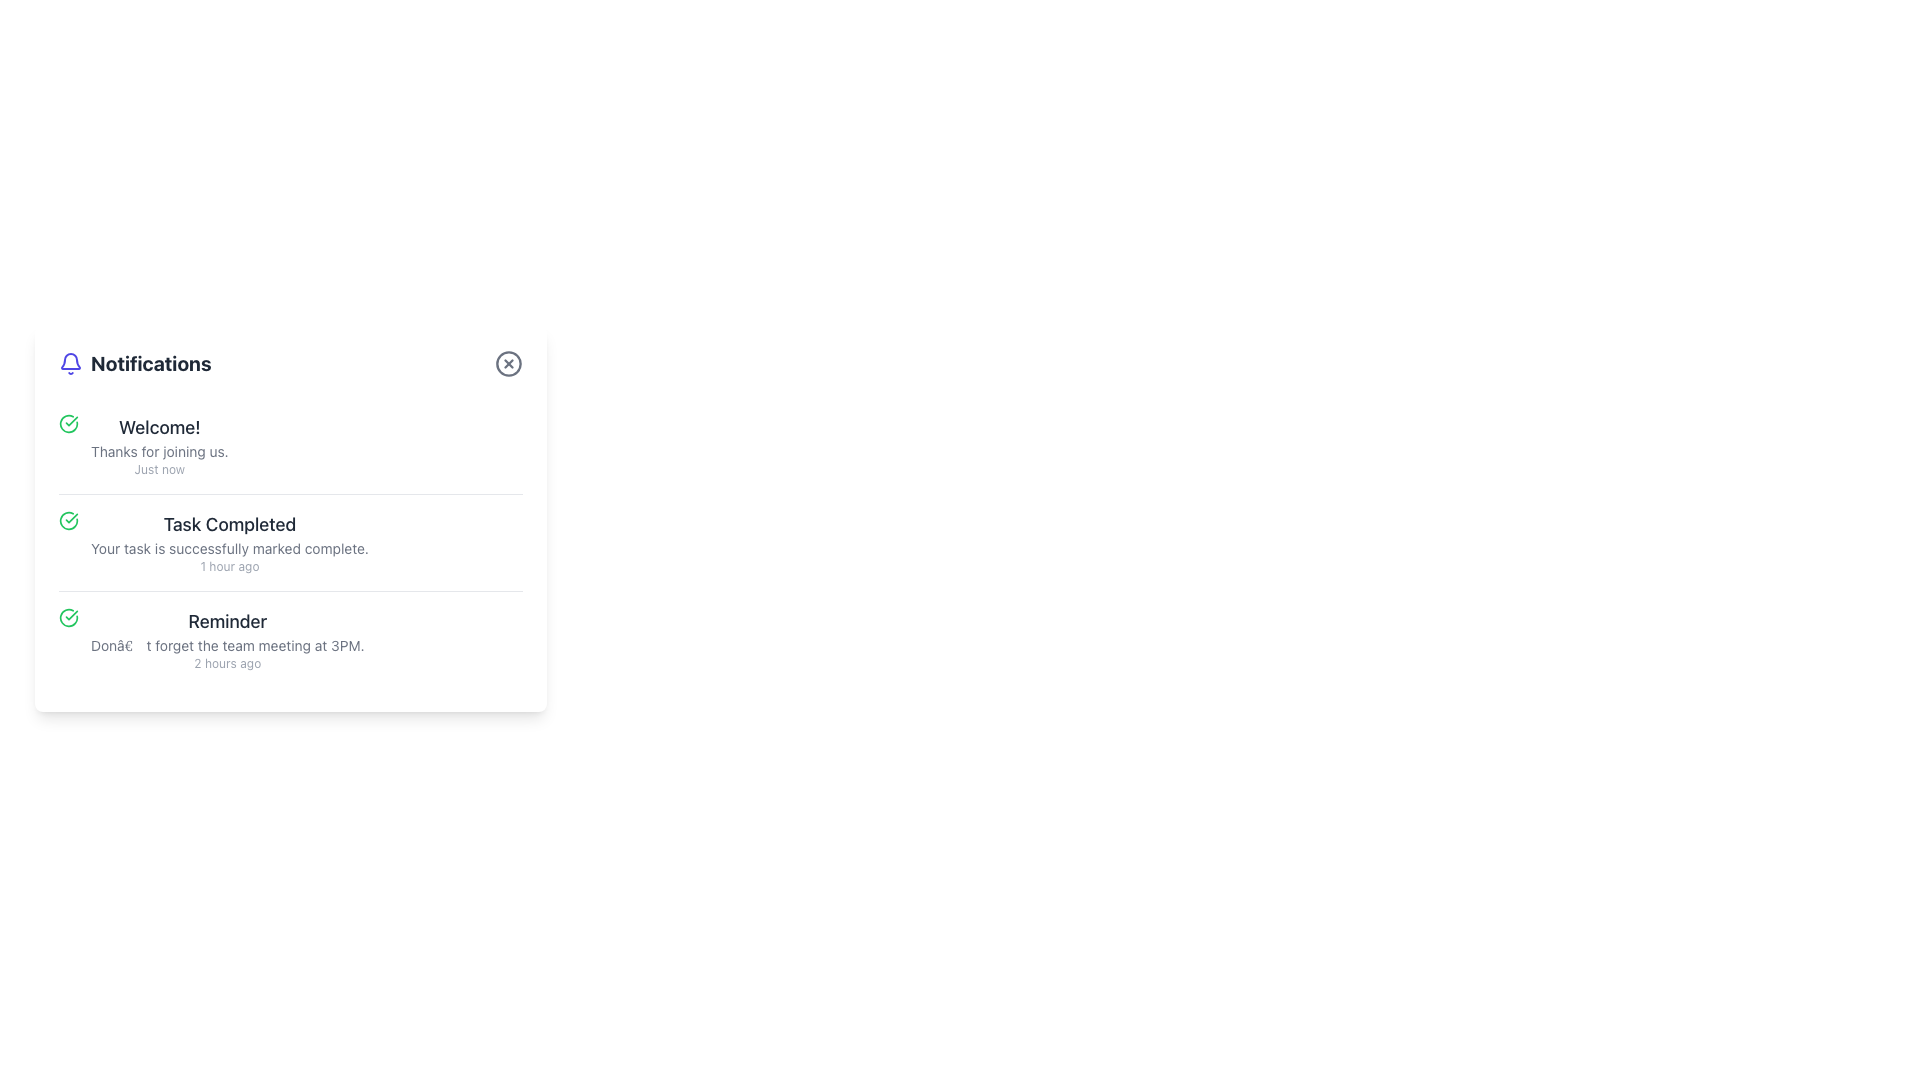  What do you see at coordinates (290, 518) in the screenshot?
I see `the second notification card in the notifications panel, which has a white background, rounded corners, and displays a title and details` at bounding box center [290, 518].